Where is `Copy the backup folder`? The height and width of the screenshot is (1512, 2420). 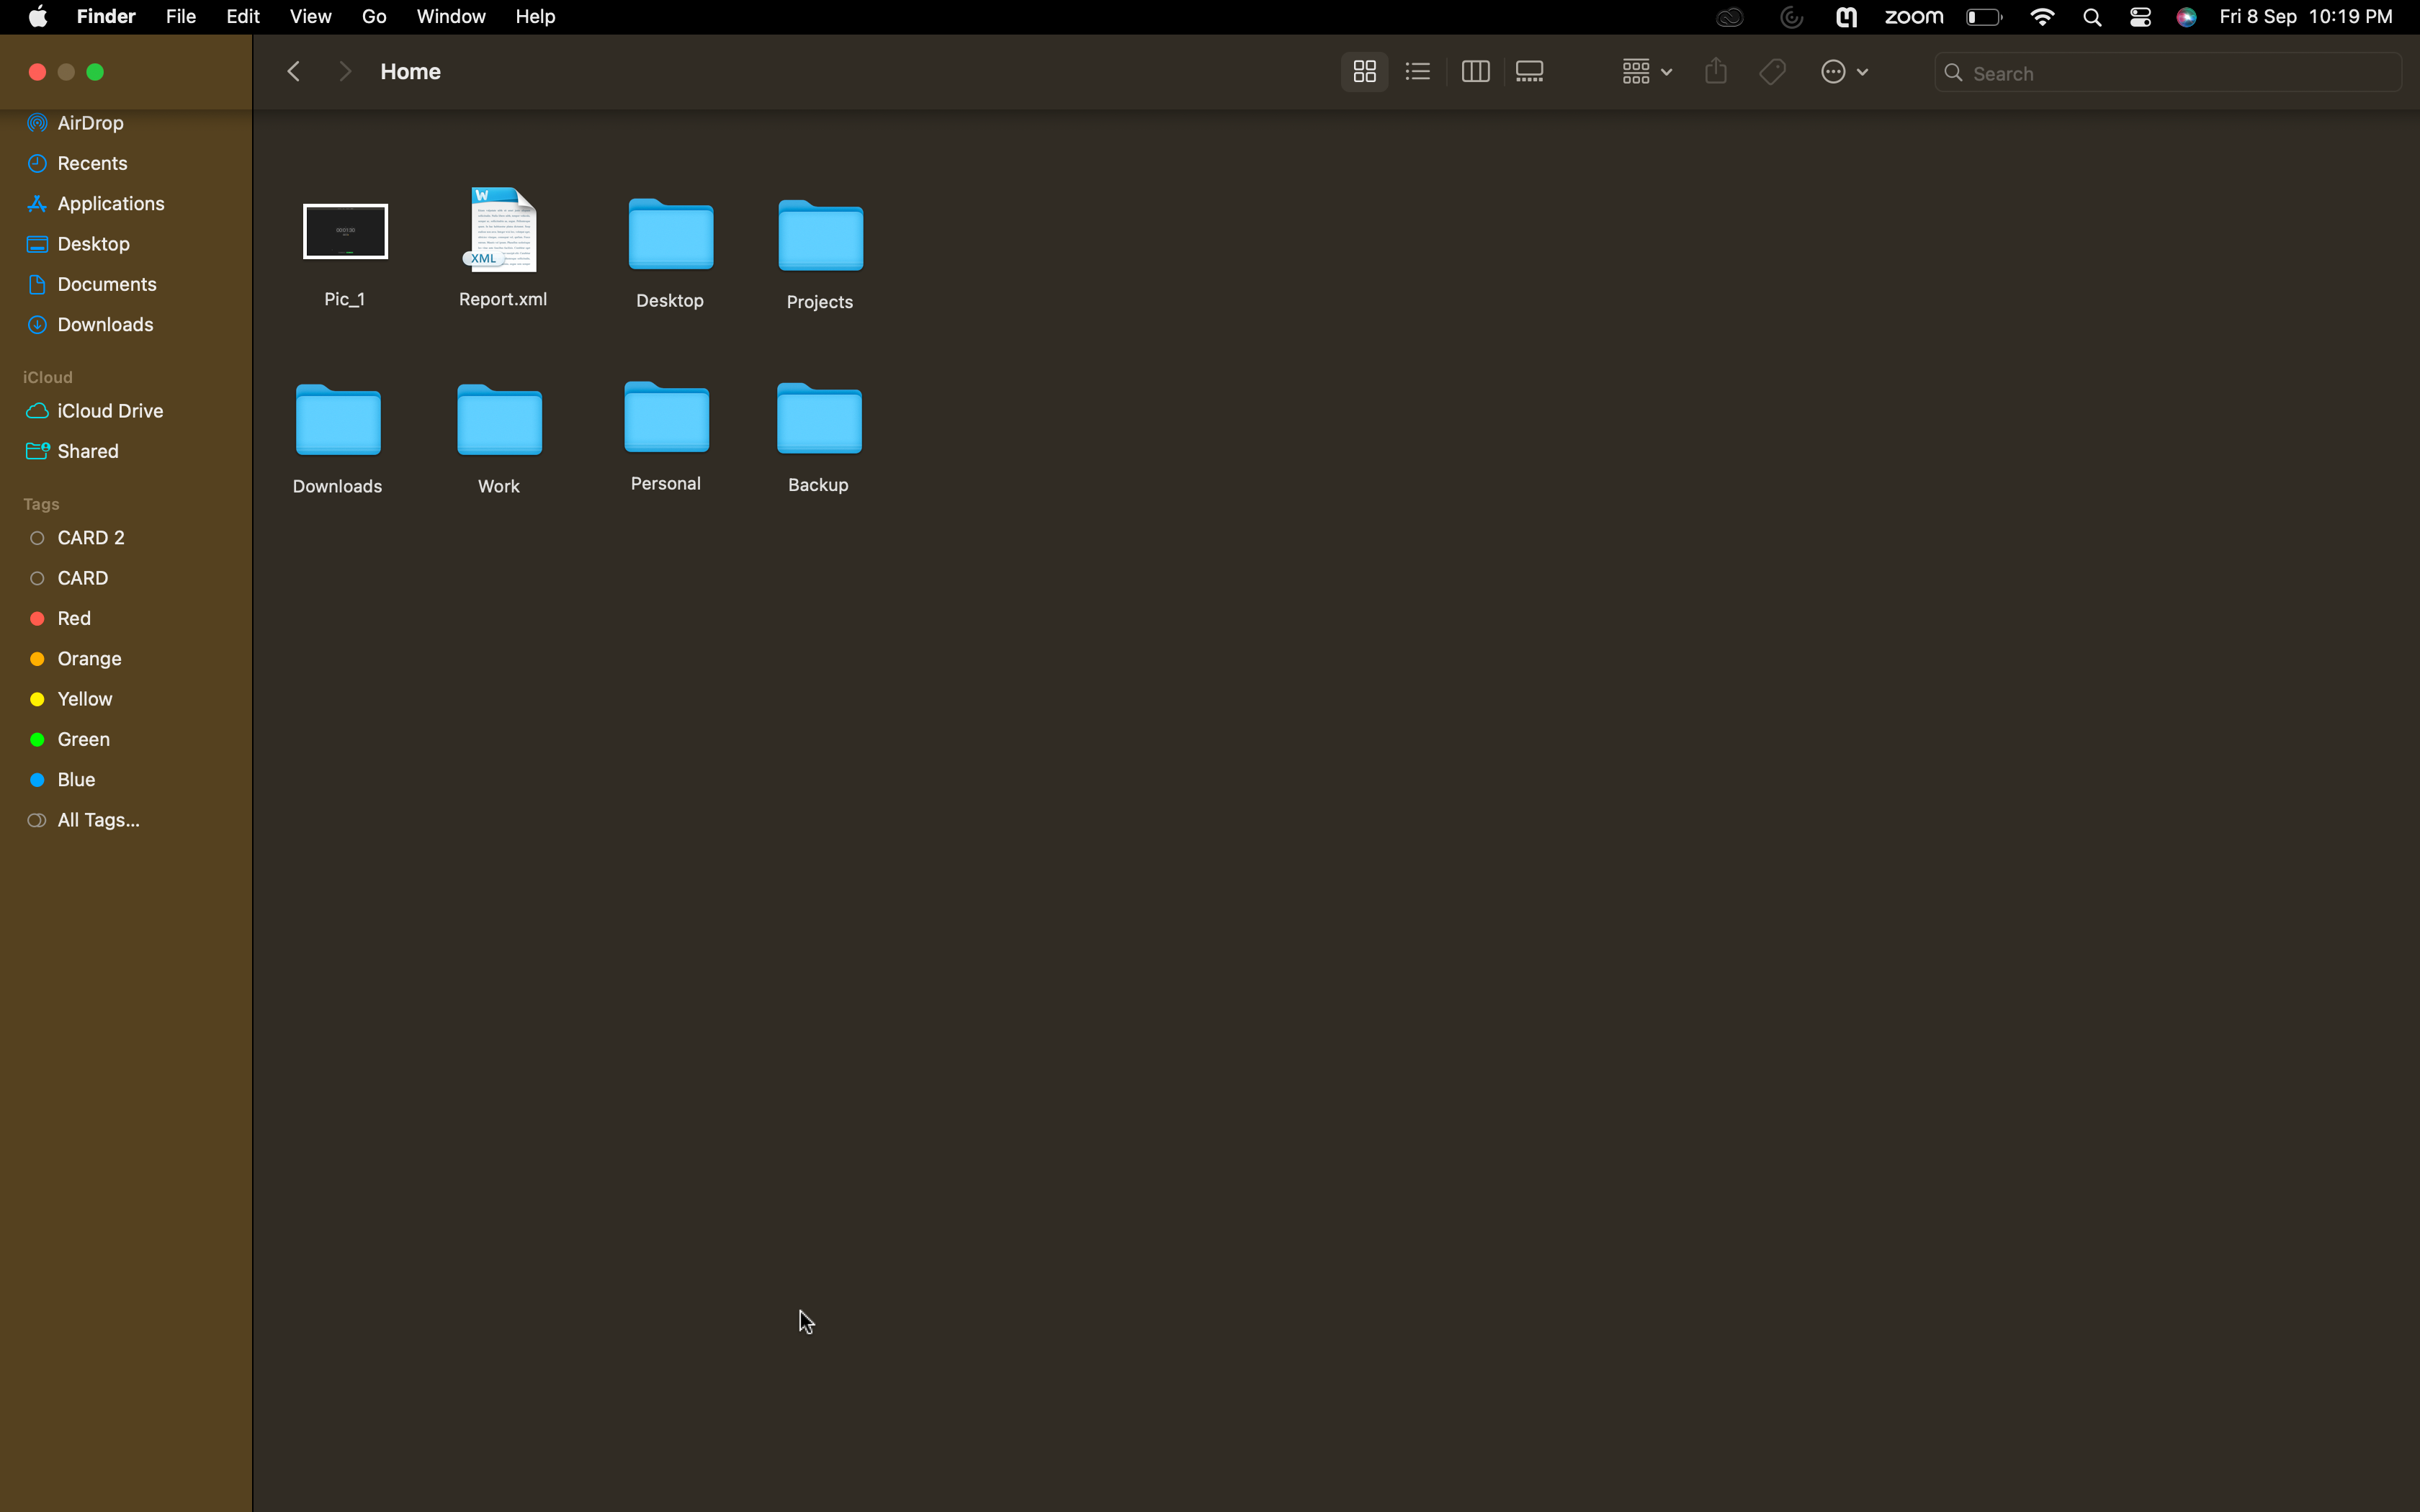
Copy the backup folder is located at coordinates (819, 433).